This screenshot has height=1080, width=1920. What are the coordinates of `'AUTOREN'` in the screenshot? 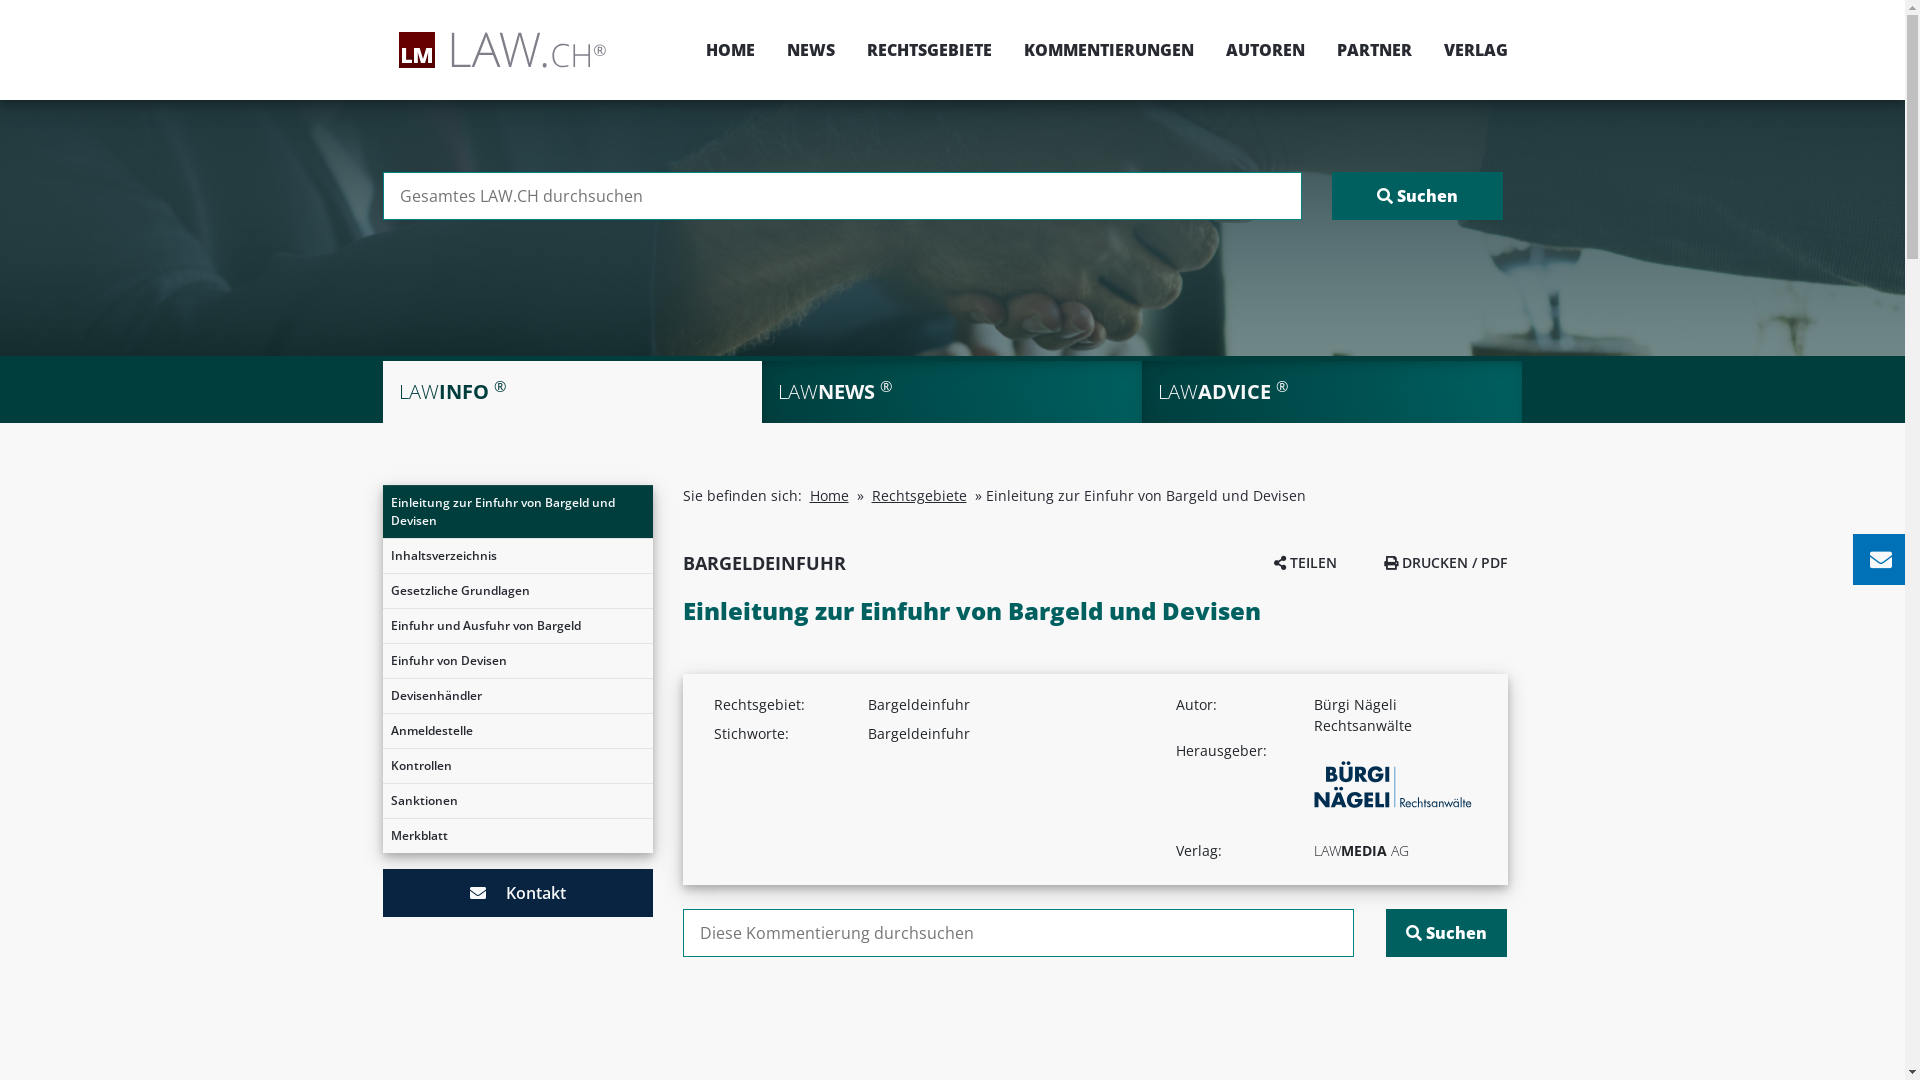 It's located at (1264, 49).